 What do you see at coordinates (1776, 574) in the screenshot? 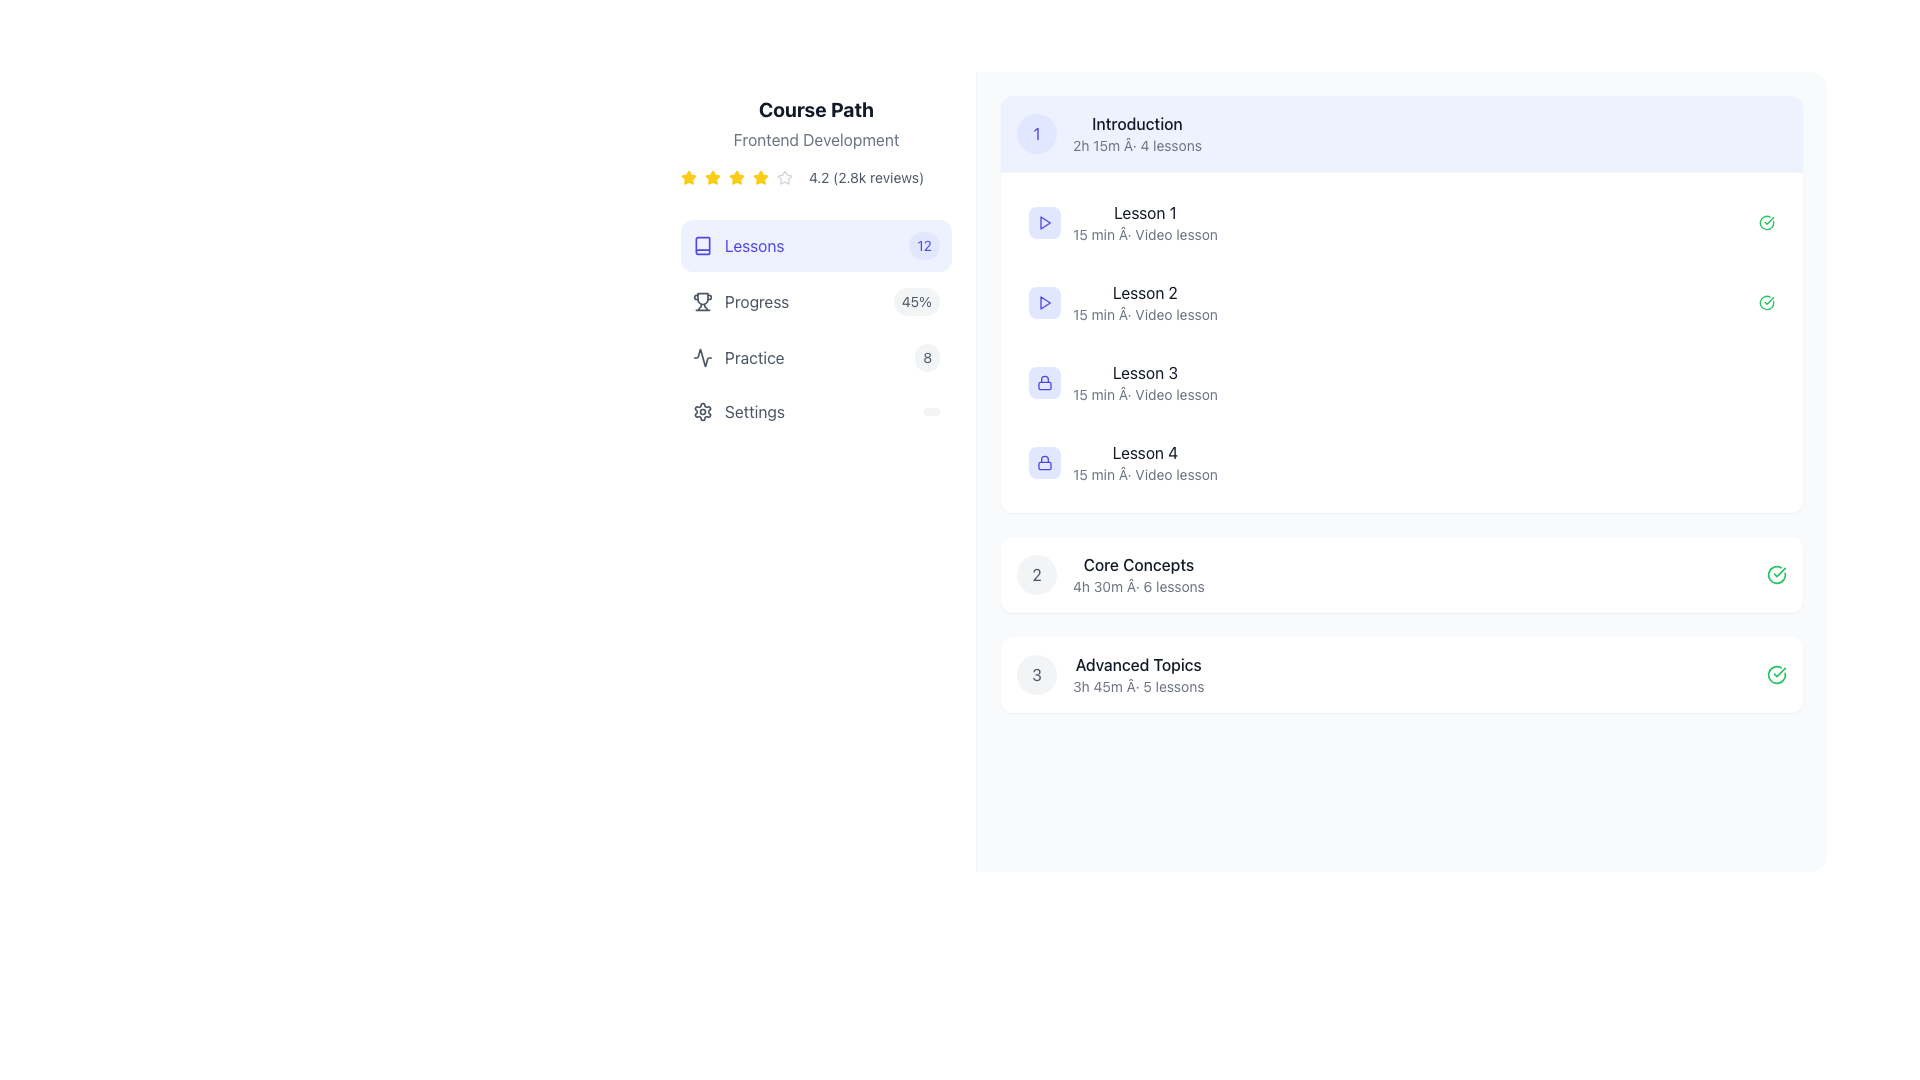
I see `the checkmark icon located on the far right of the 'Core Concepts' item in the main content section, indicating completion or verification` at bounding box center [1776, 574].